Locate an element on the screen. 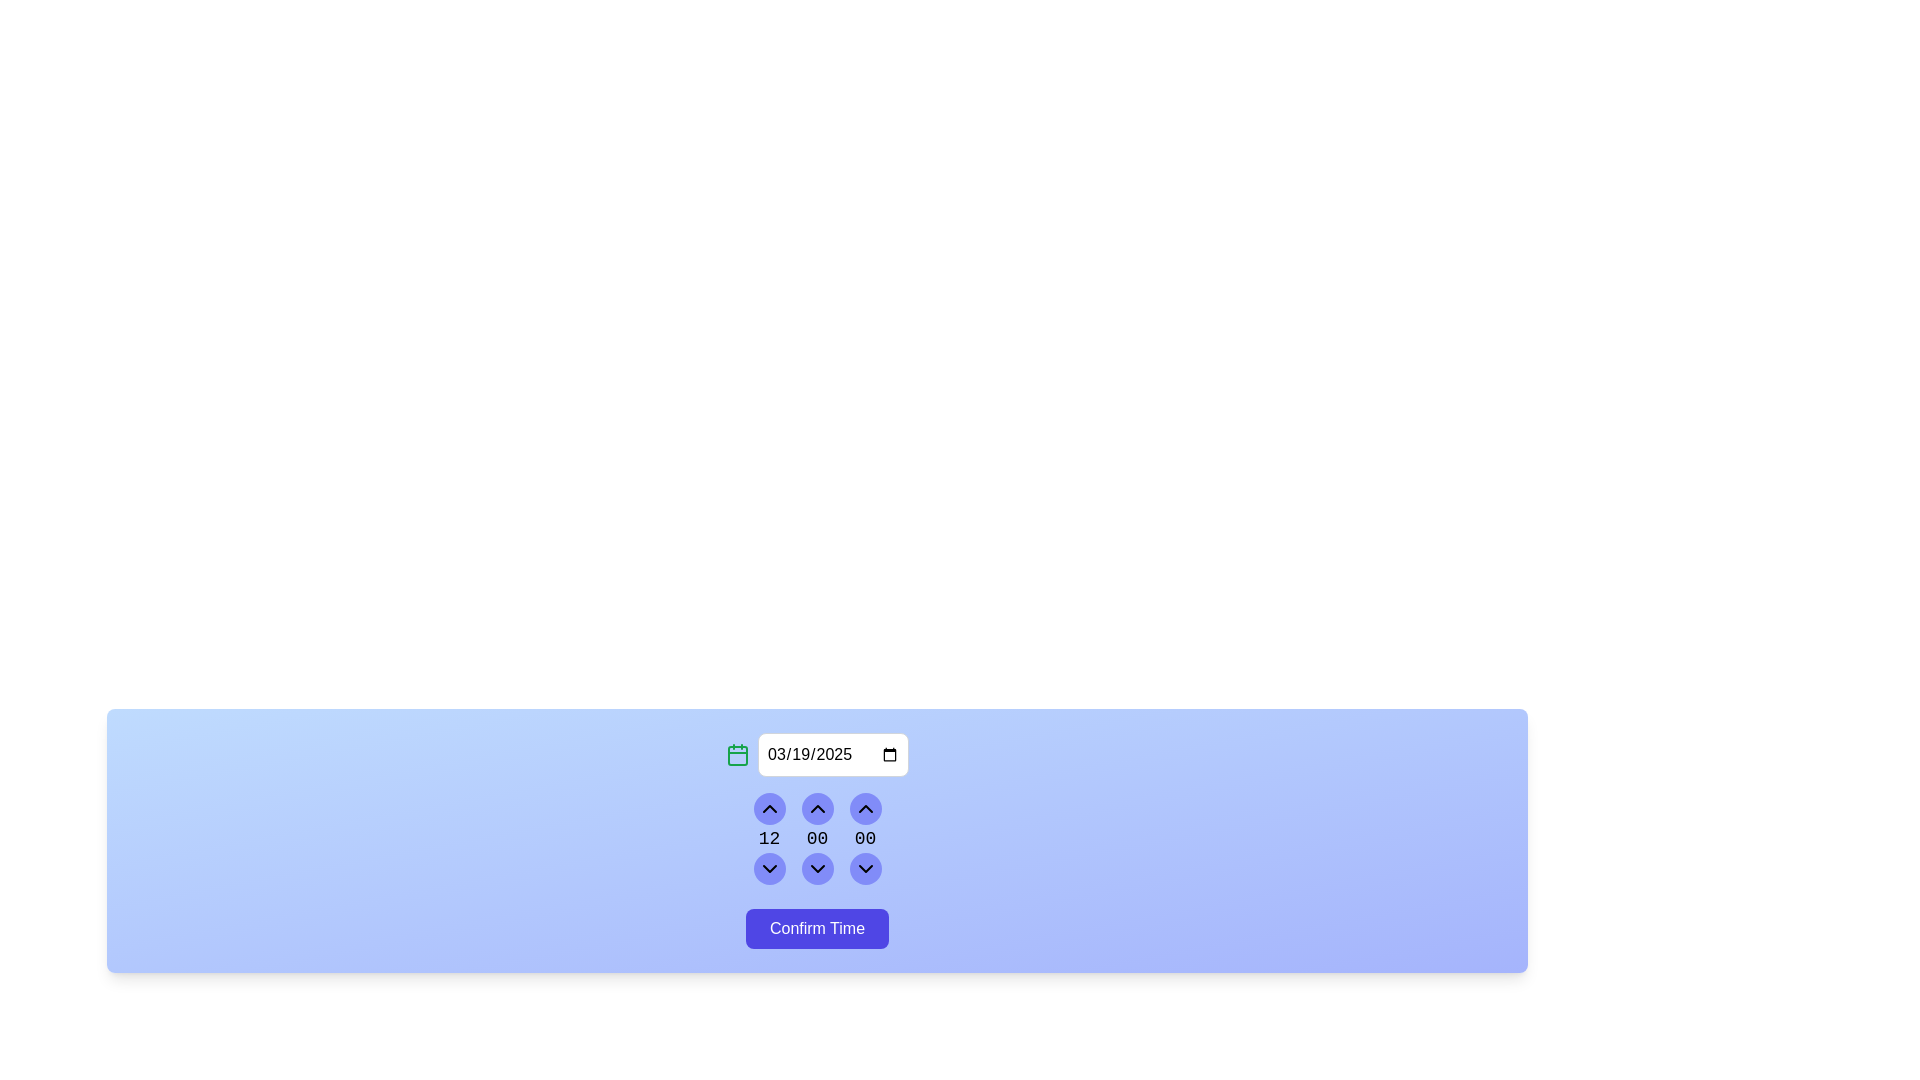 The image size is (1920, 1080). the button that decreases the time parameter, located below the '00' text in the second column of the time selector interface is located at coordinates (817, 867).